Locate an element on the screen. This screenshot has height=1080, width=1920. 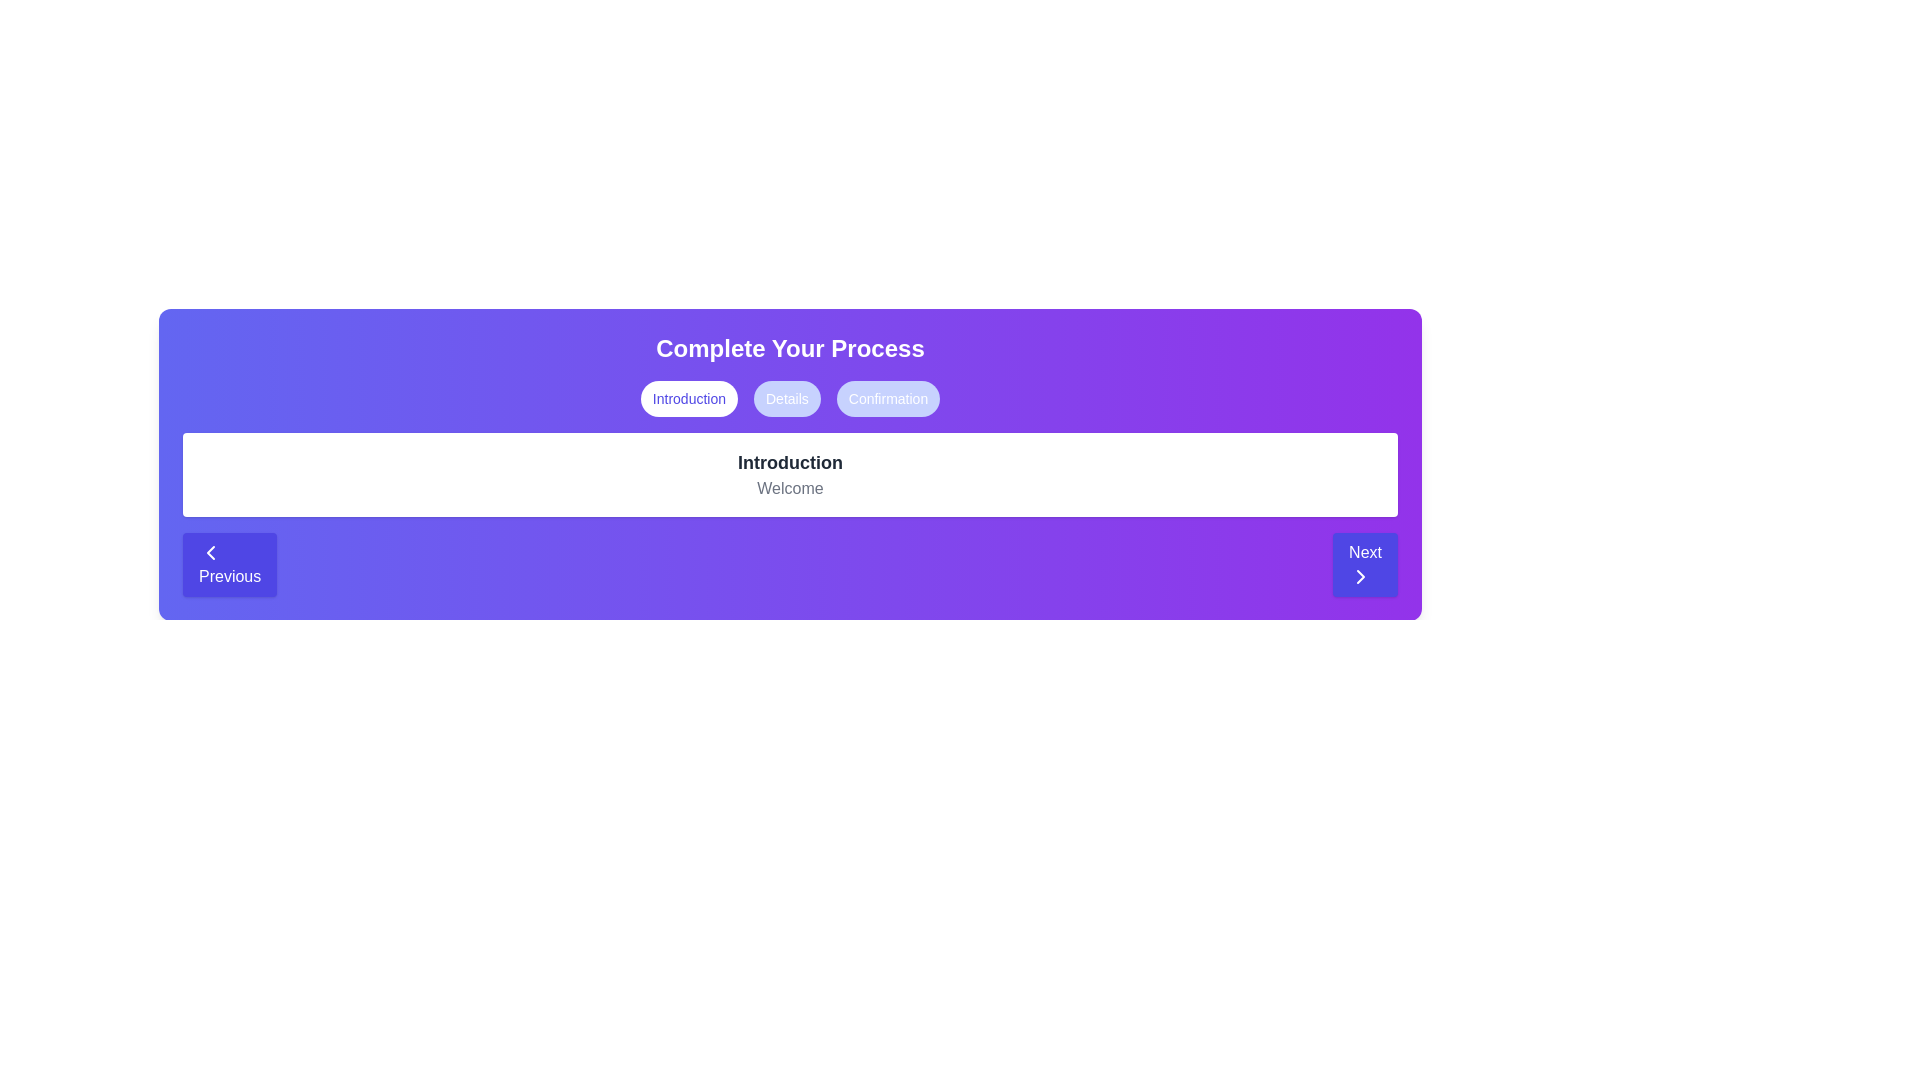
the right-pointing chevron icon within the 'Next' button located in the bottom-right corner is located at coordinates (1360, 577).